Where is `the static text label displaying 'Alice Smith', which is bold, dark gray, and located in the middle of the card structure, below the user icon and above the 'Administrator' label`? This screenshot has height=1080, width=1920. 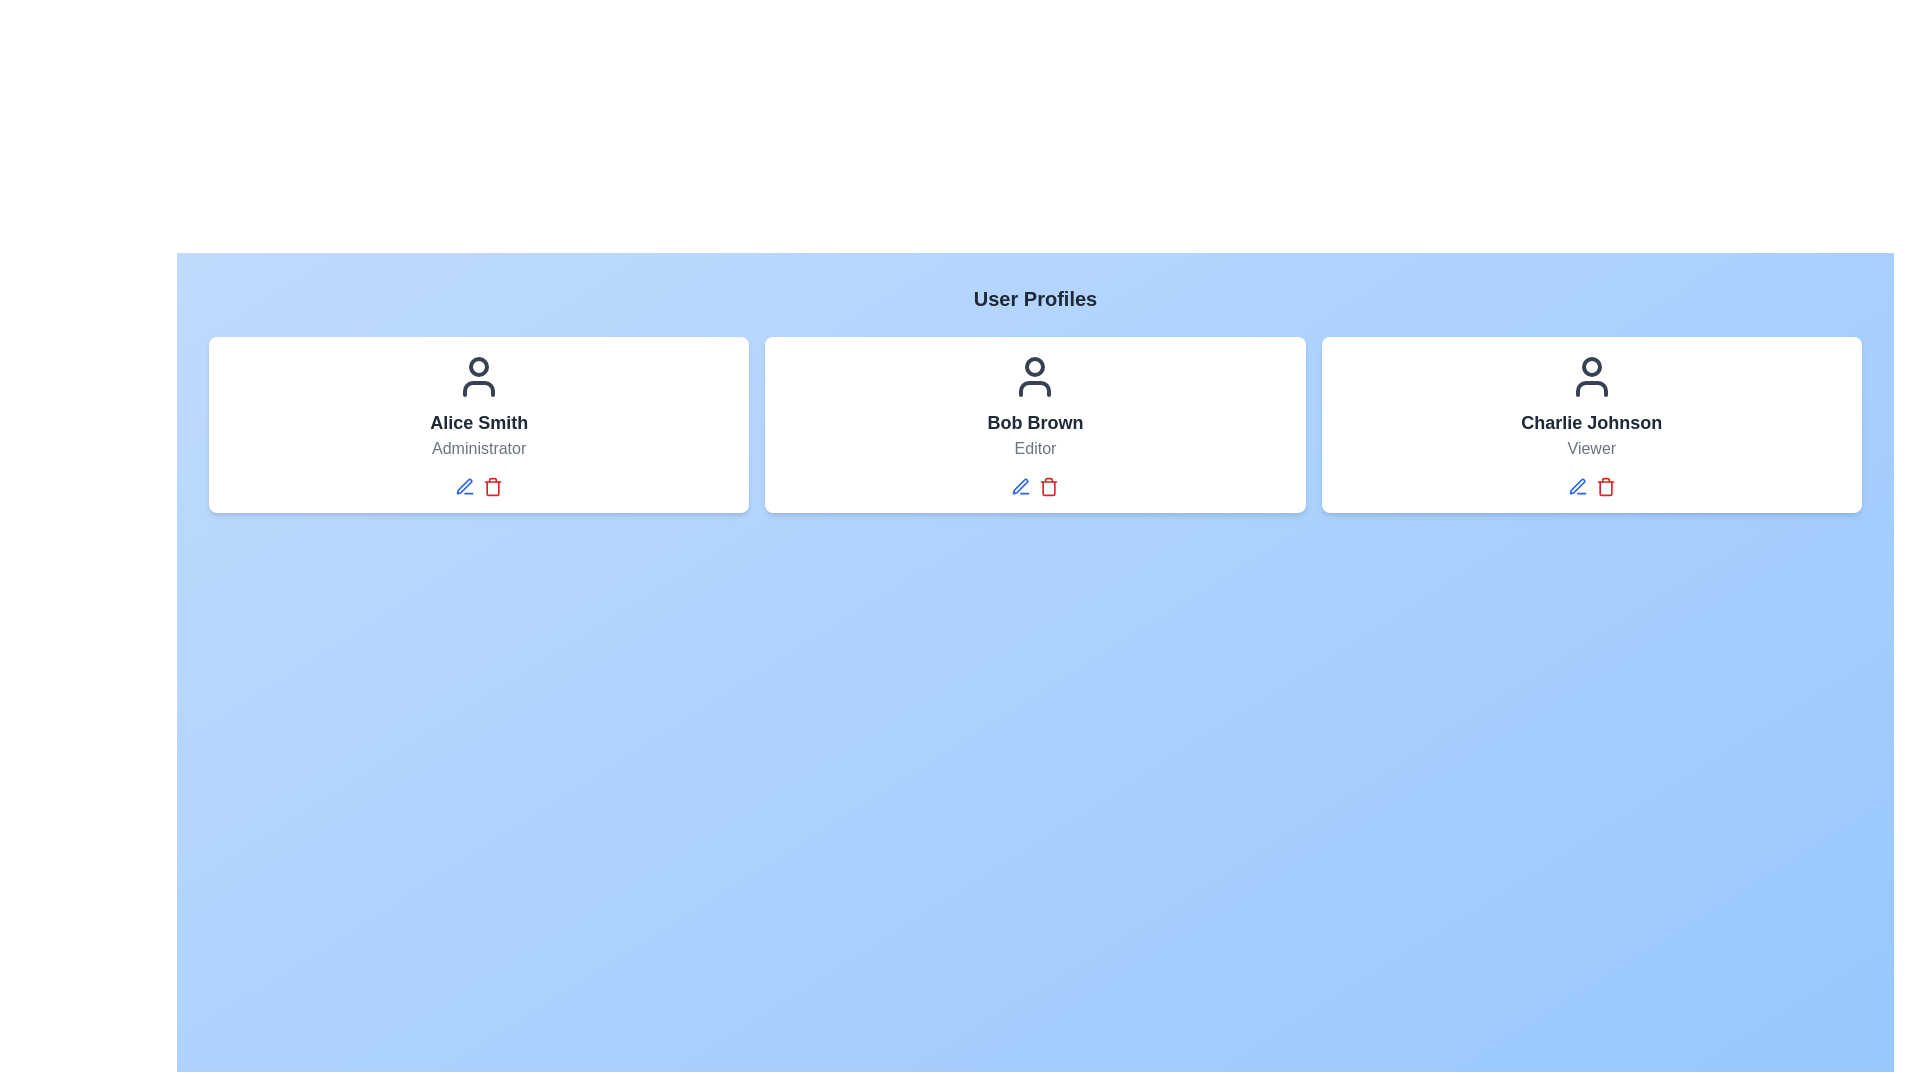 the static text label displaying 'Alice Smith', which is bold, dark gray, and located in the middle of the card structure, below the user icon and above the 'Administrator' label is located at coordinates (478, 422).